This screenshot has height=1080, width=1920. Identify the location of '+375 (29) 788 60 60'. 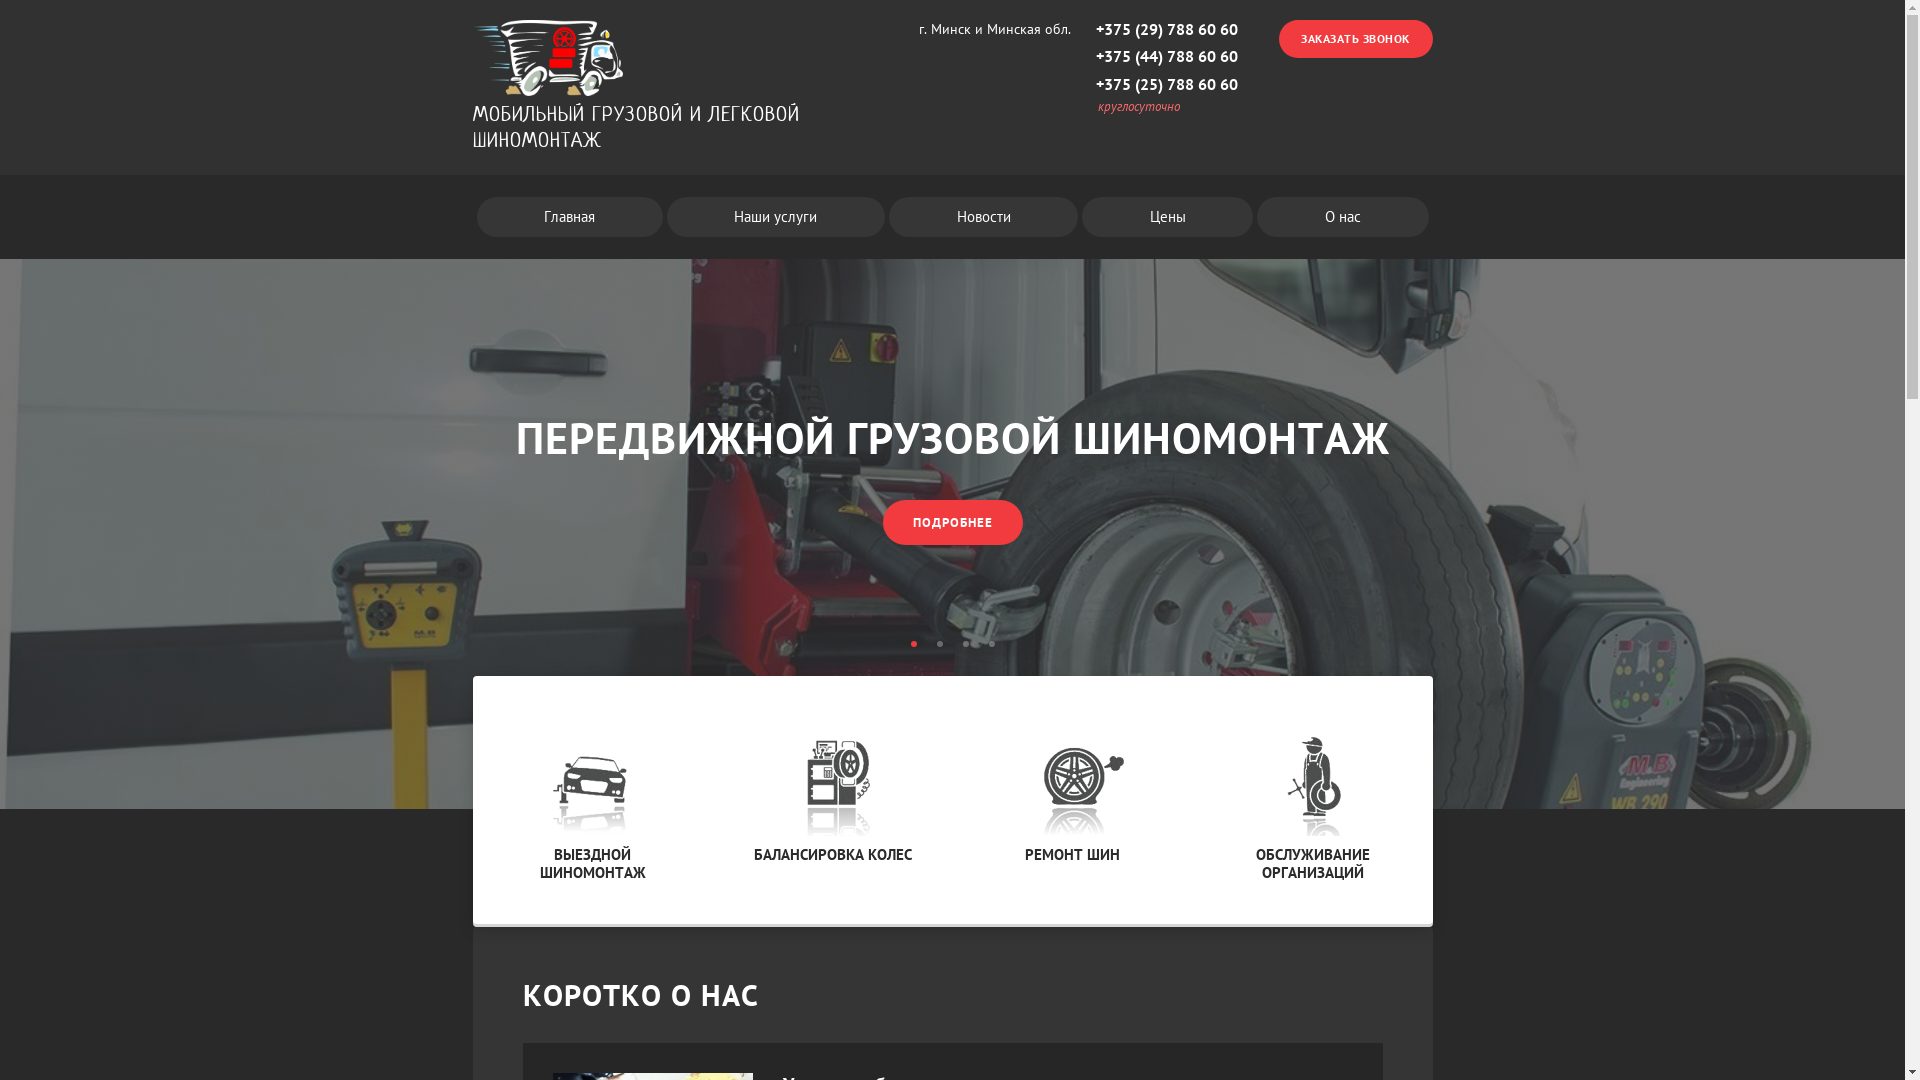
(1166, 29).